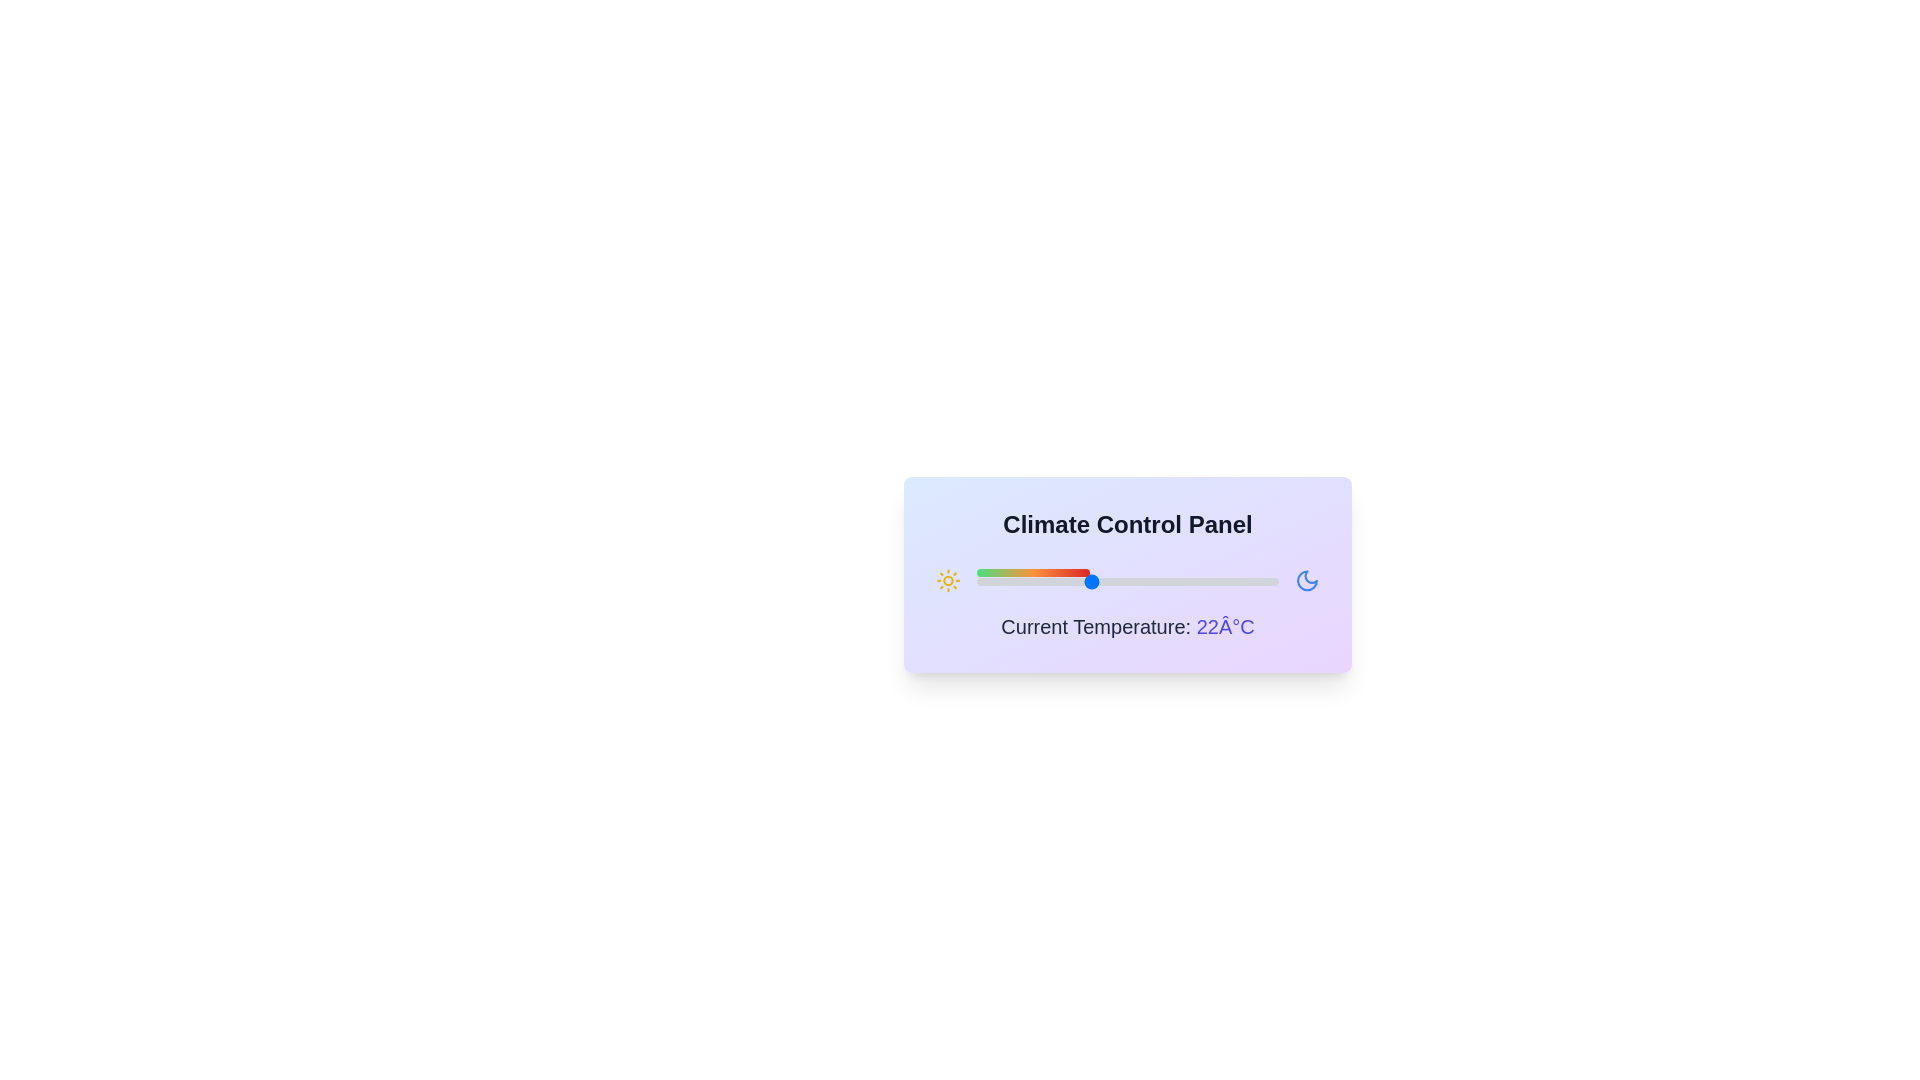 The width and height of the screenshot is (1920, 1080). Describe the element at coordinates (1258, 582) in the screenshot. I see `the climate control temperature` at that location.